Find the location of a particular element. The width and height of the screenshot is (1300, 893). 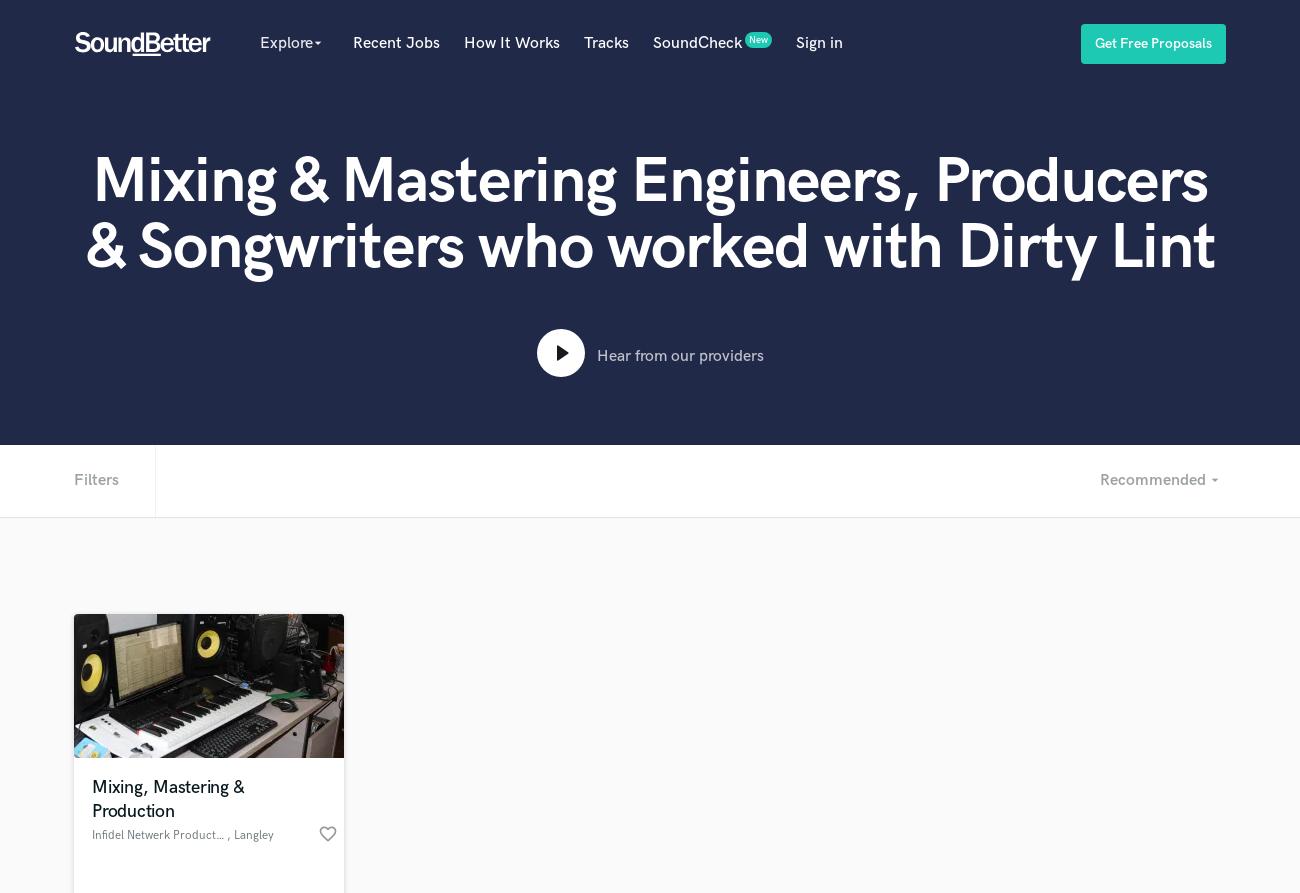

'Session Musicians' is located at coordinates (339, 286).